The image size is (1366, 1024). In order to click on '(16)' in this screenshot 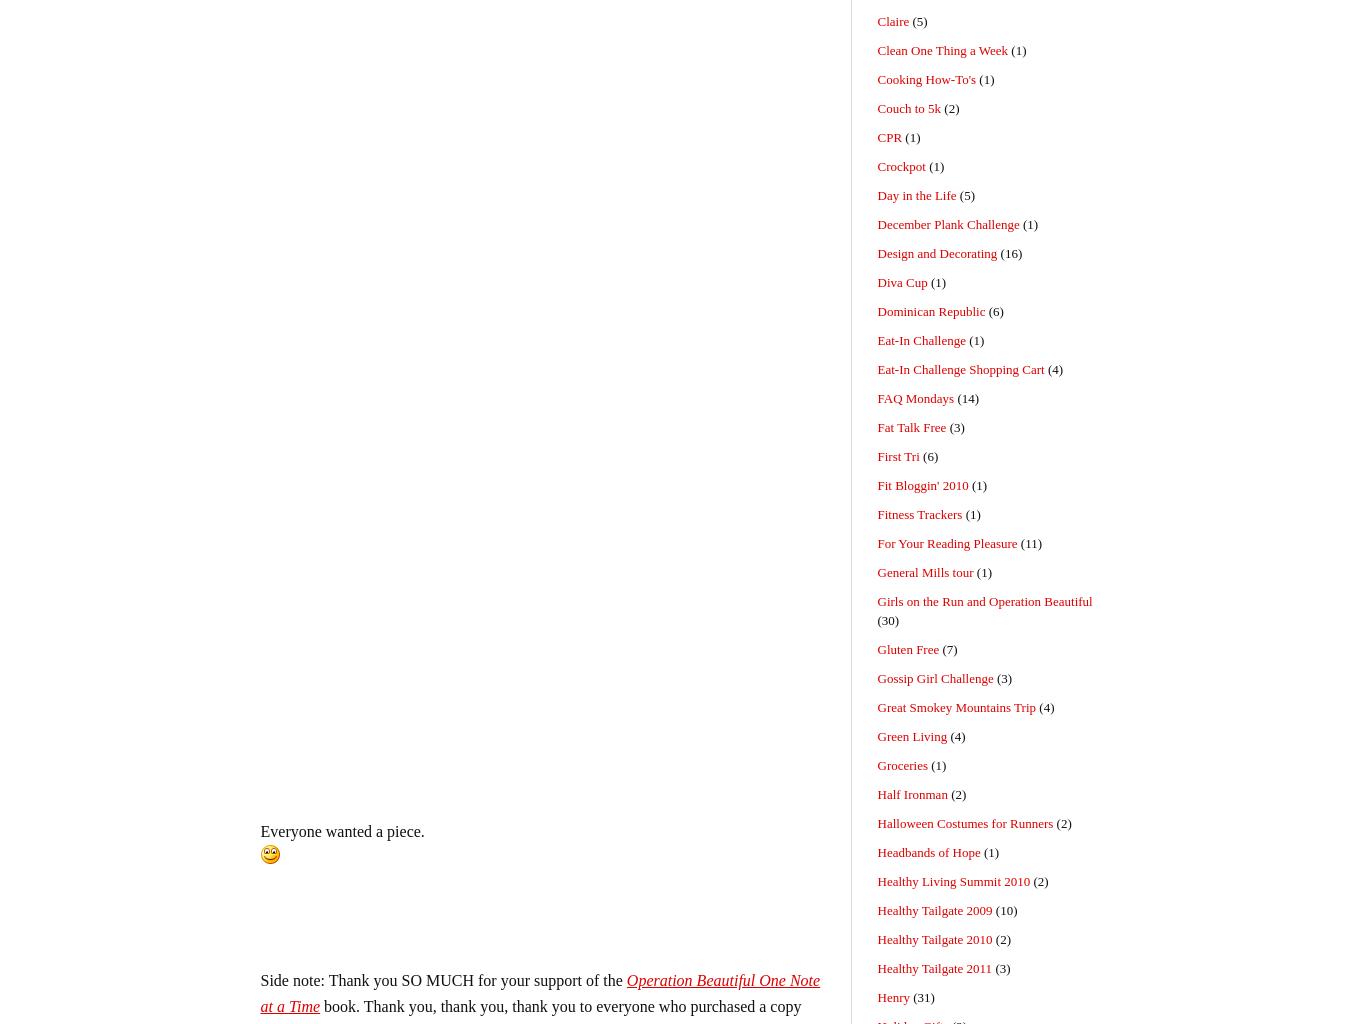, I will do `click(1009, 252)`.